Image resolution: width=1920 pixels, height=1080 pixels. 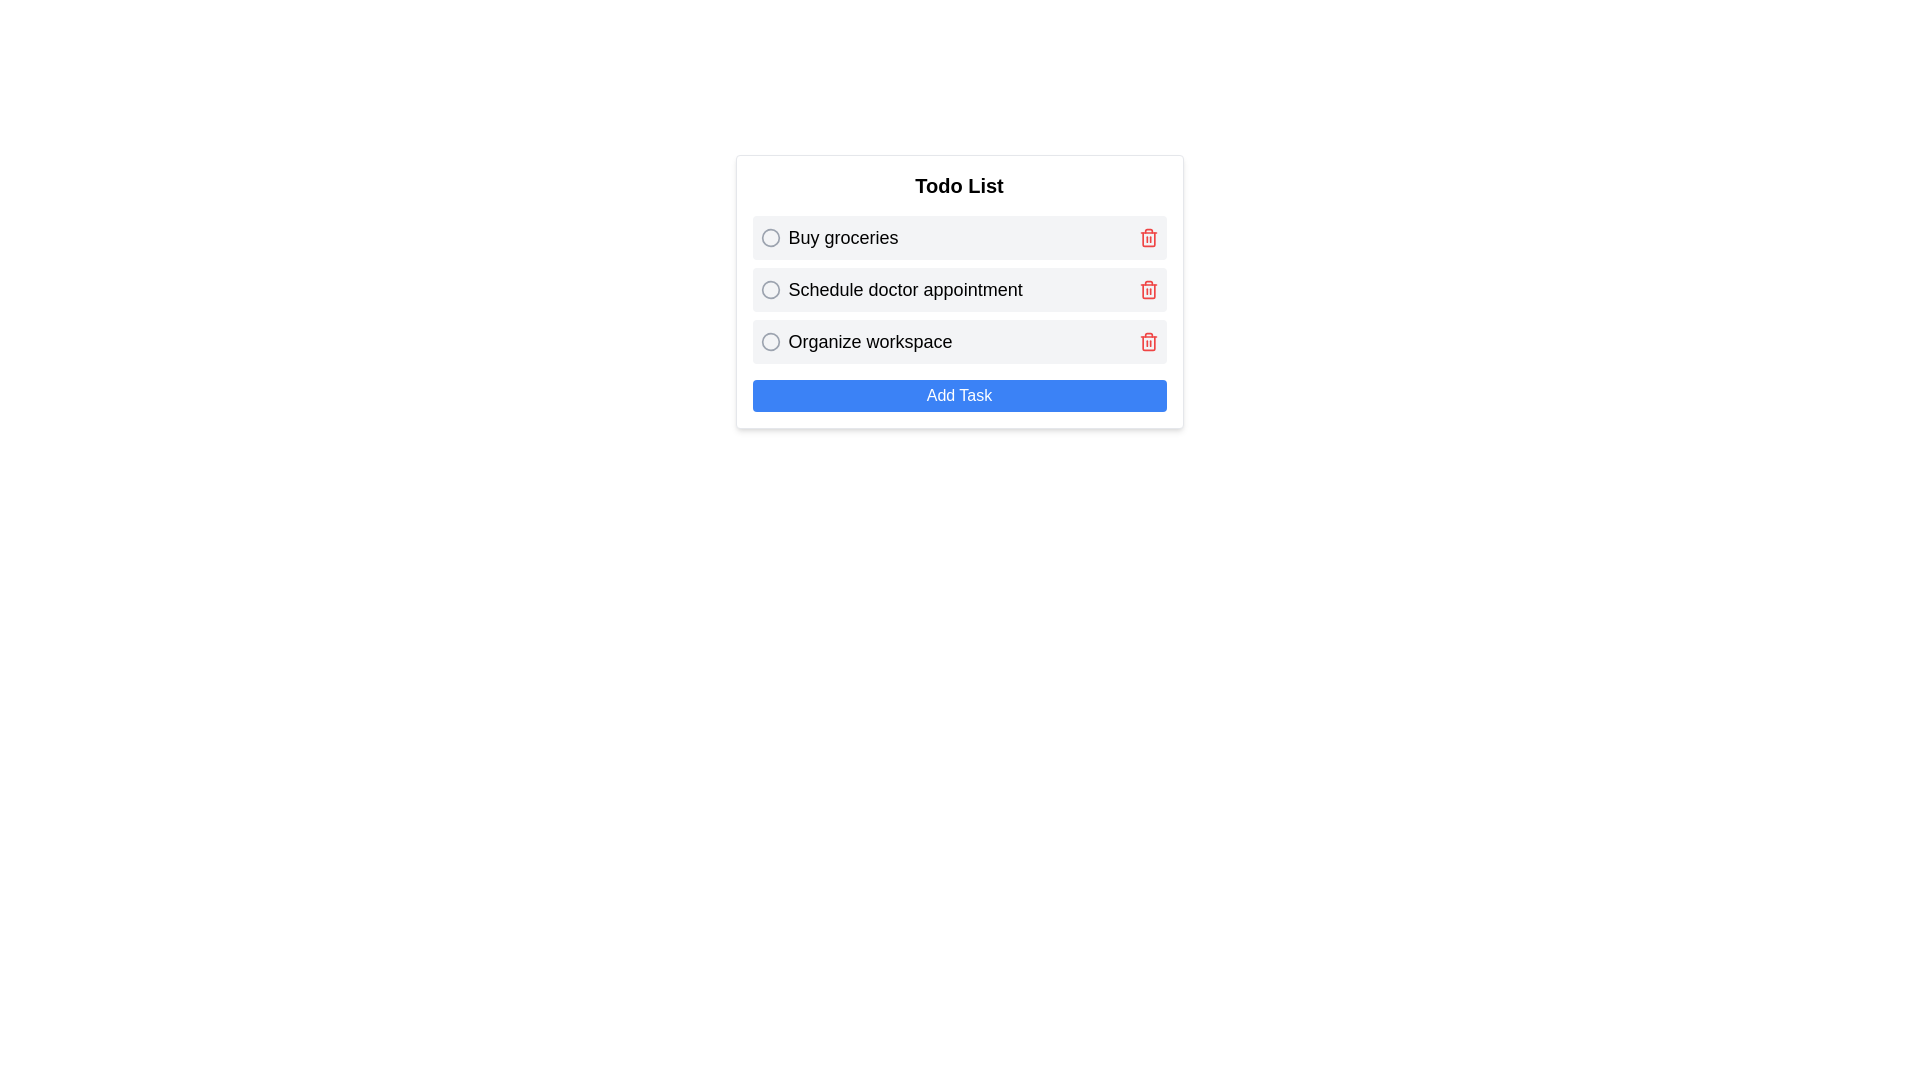 I want to click on the trash icon located at the top-right corner of the row corresponding to the second item, 'Schedule doctor appointment', so click(x=1148, y=291).